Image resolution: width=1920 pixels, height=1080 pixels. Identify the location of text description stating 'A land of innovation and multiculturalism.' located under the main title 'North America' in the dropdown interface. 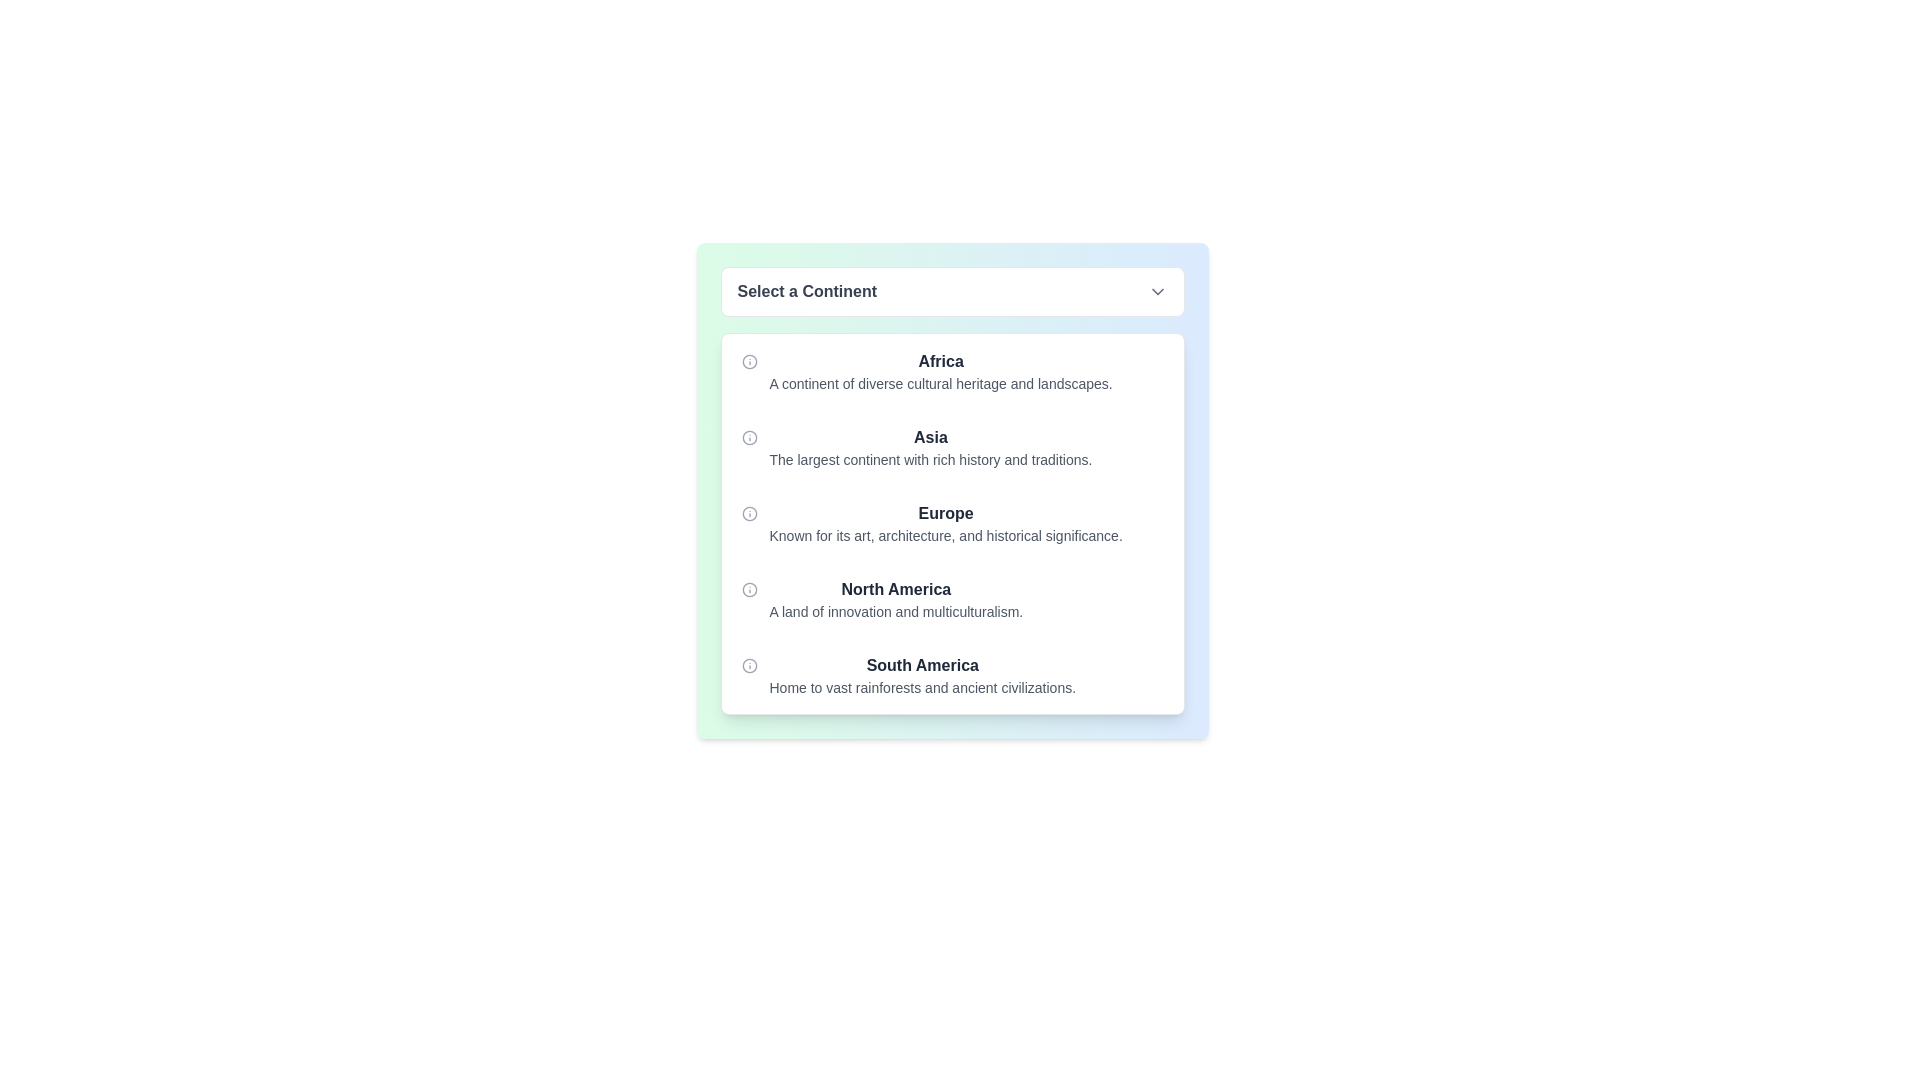
(895, 611).